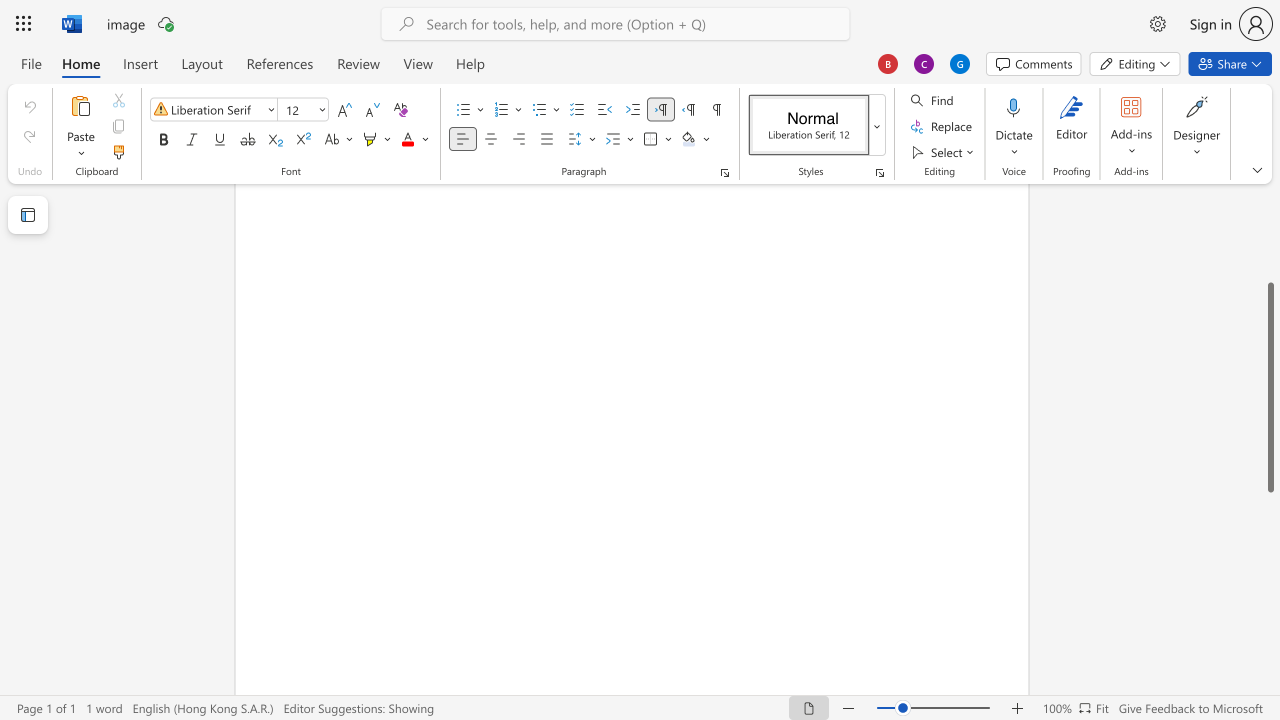 The height and width of the screenshot is (720, 1280). I want to click on the scrollbar, so click(1269, 248).